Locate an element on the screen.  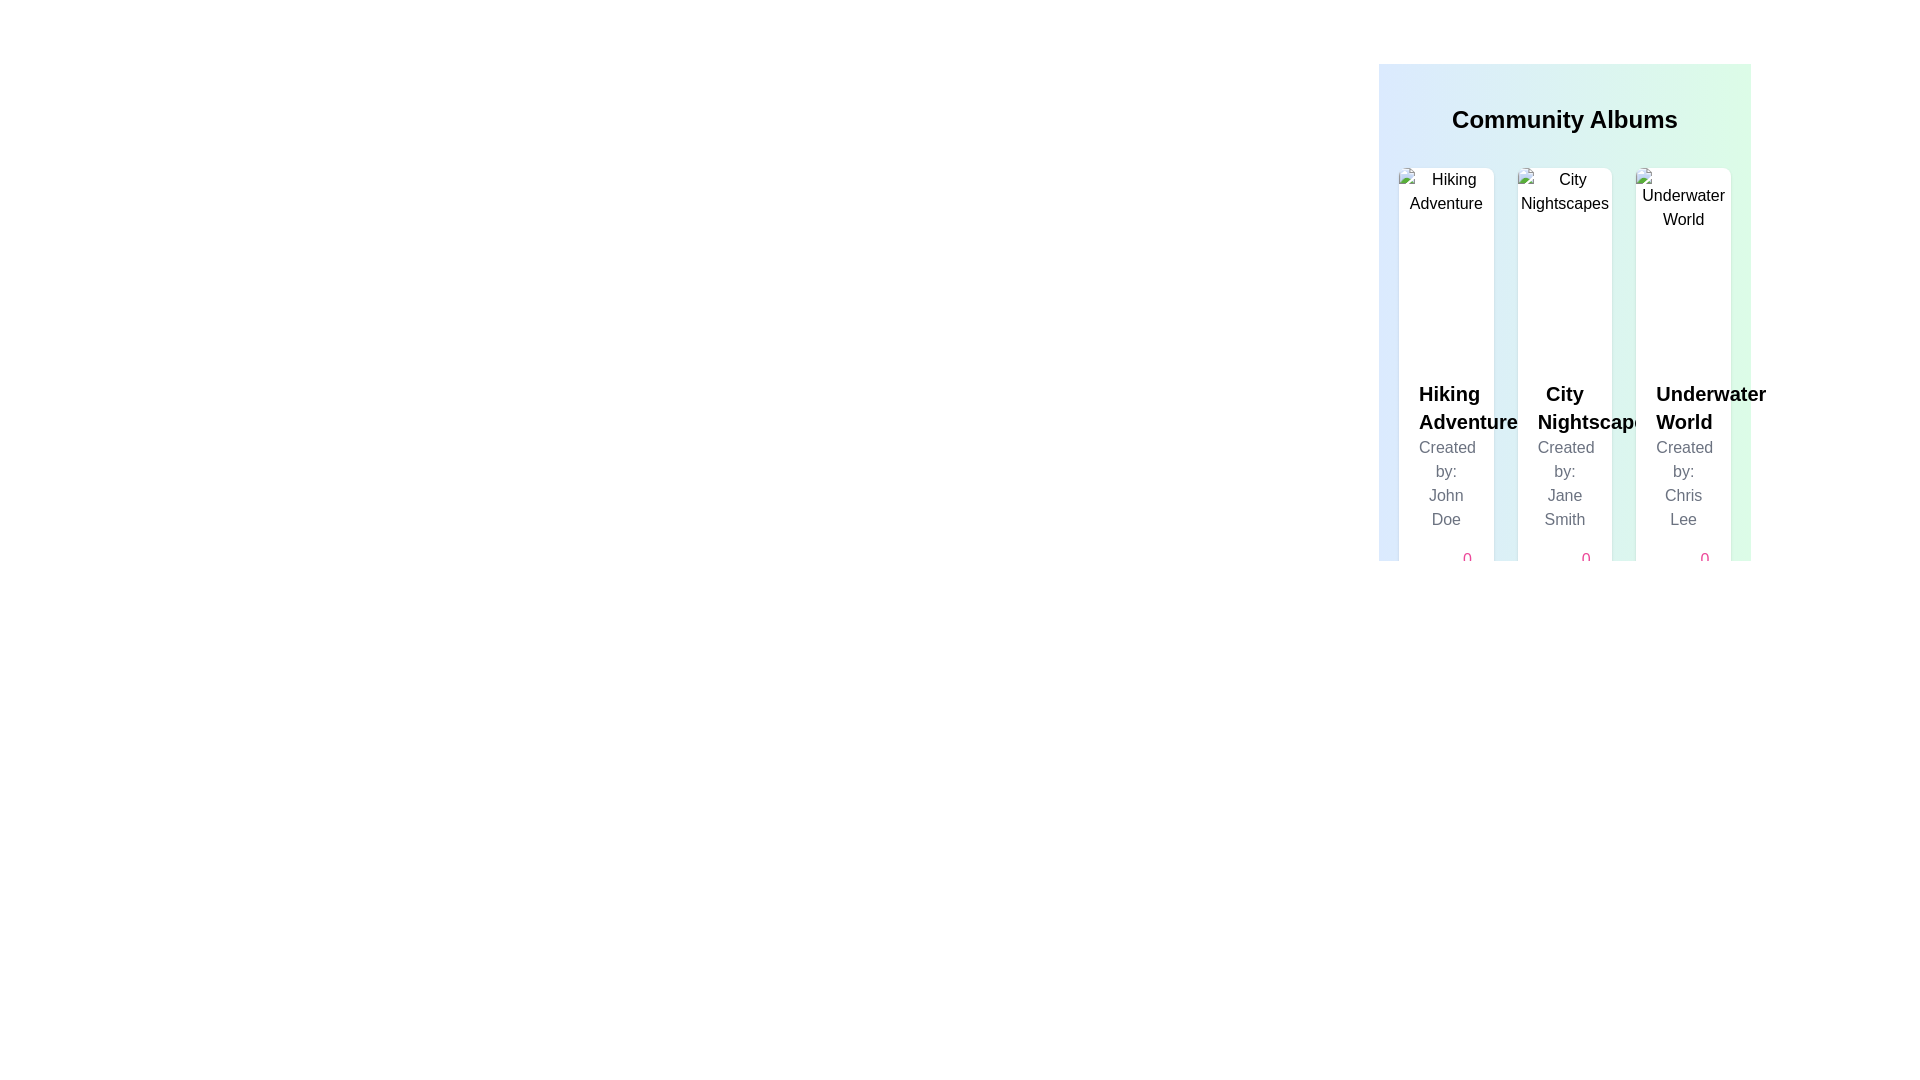
the Text panel displaying information for the album 'Underwater World', which includes interactive options to like or comment, located in the third card under the 'Community Albums' section is located at coordinates (1682, 488).